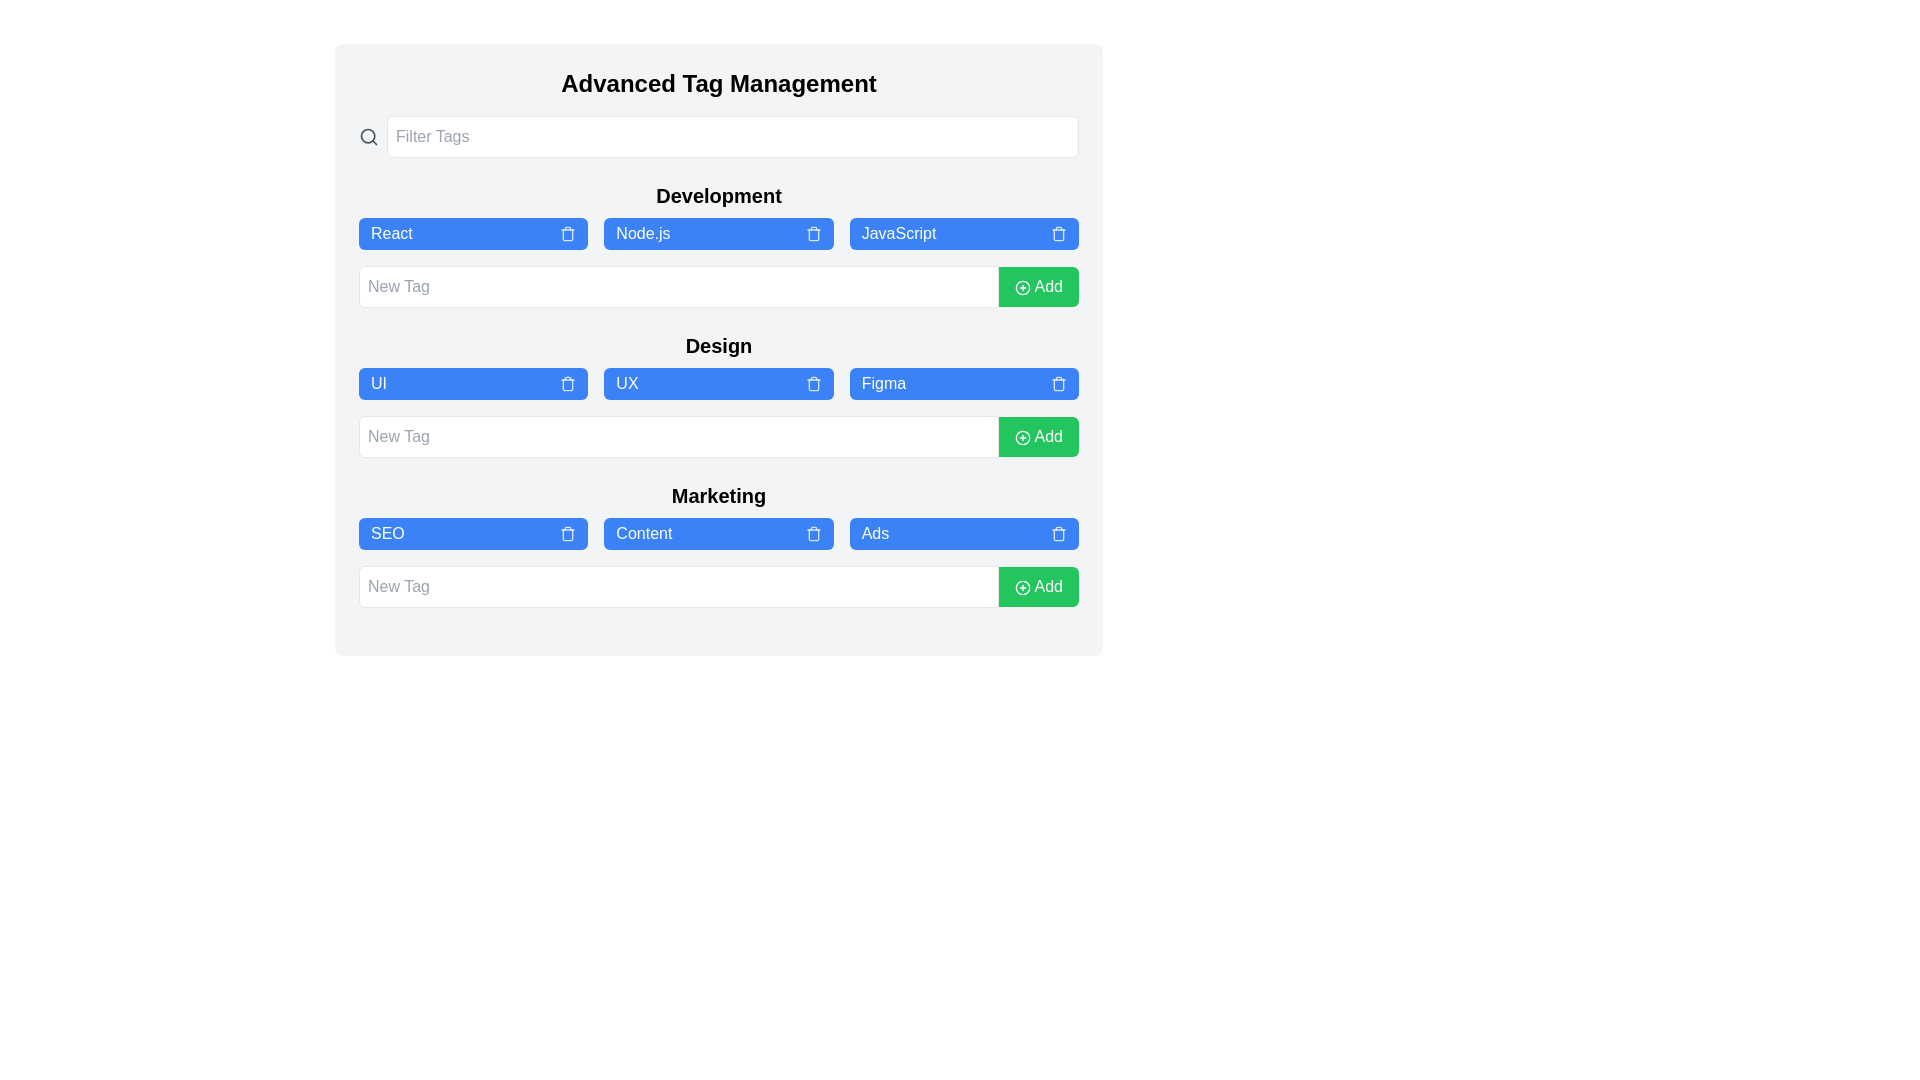 The image size is (1920, 1080). What do you see at coordinates (391, 233) in the screenshot?
I see `the text label displaying 'React', which is styled with a white font on a blue background` at bounding box center [391, 233].